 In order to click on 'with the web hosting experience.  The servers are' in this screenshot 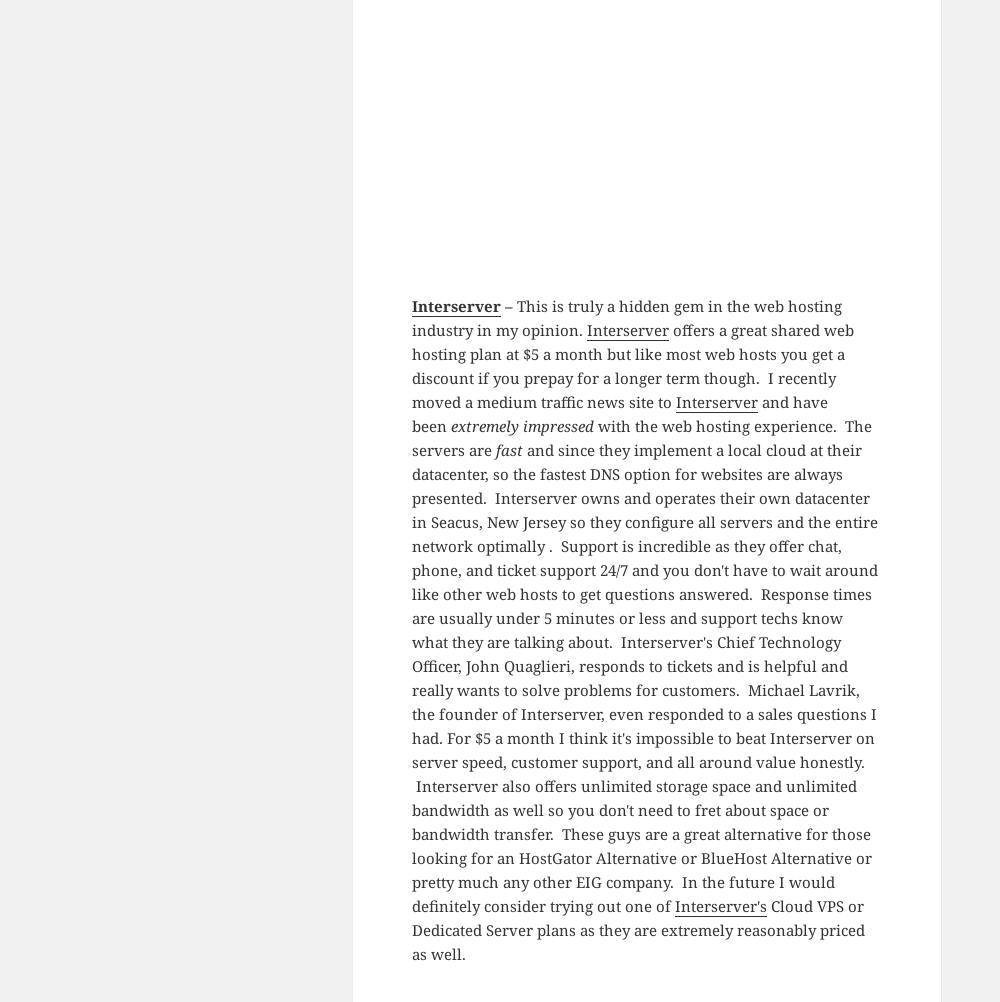, I will do `click(641, 435)`.